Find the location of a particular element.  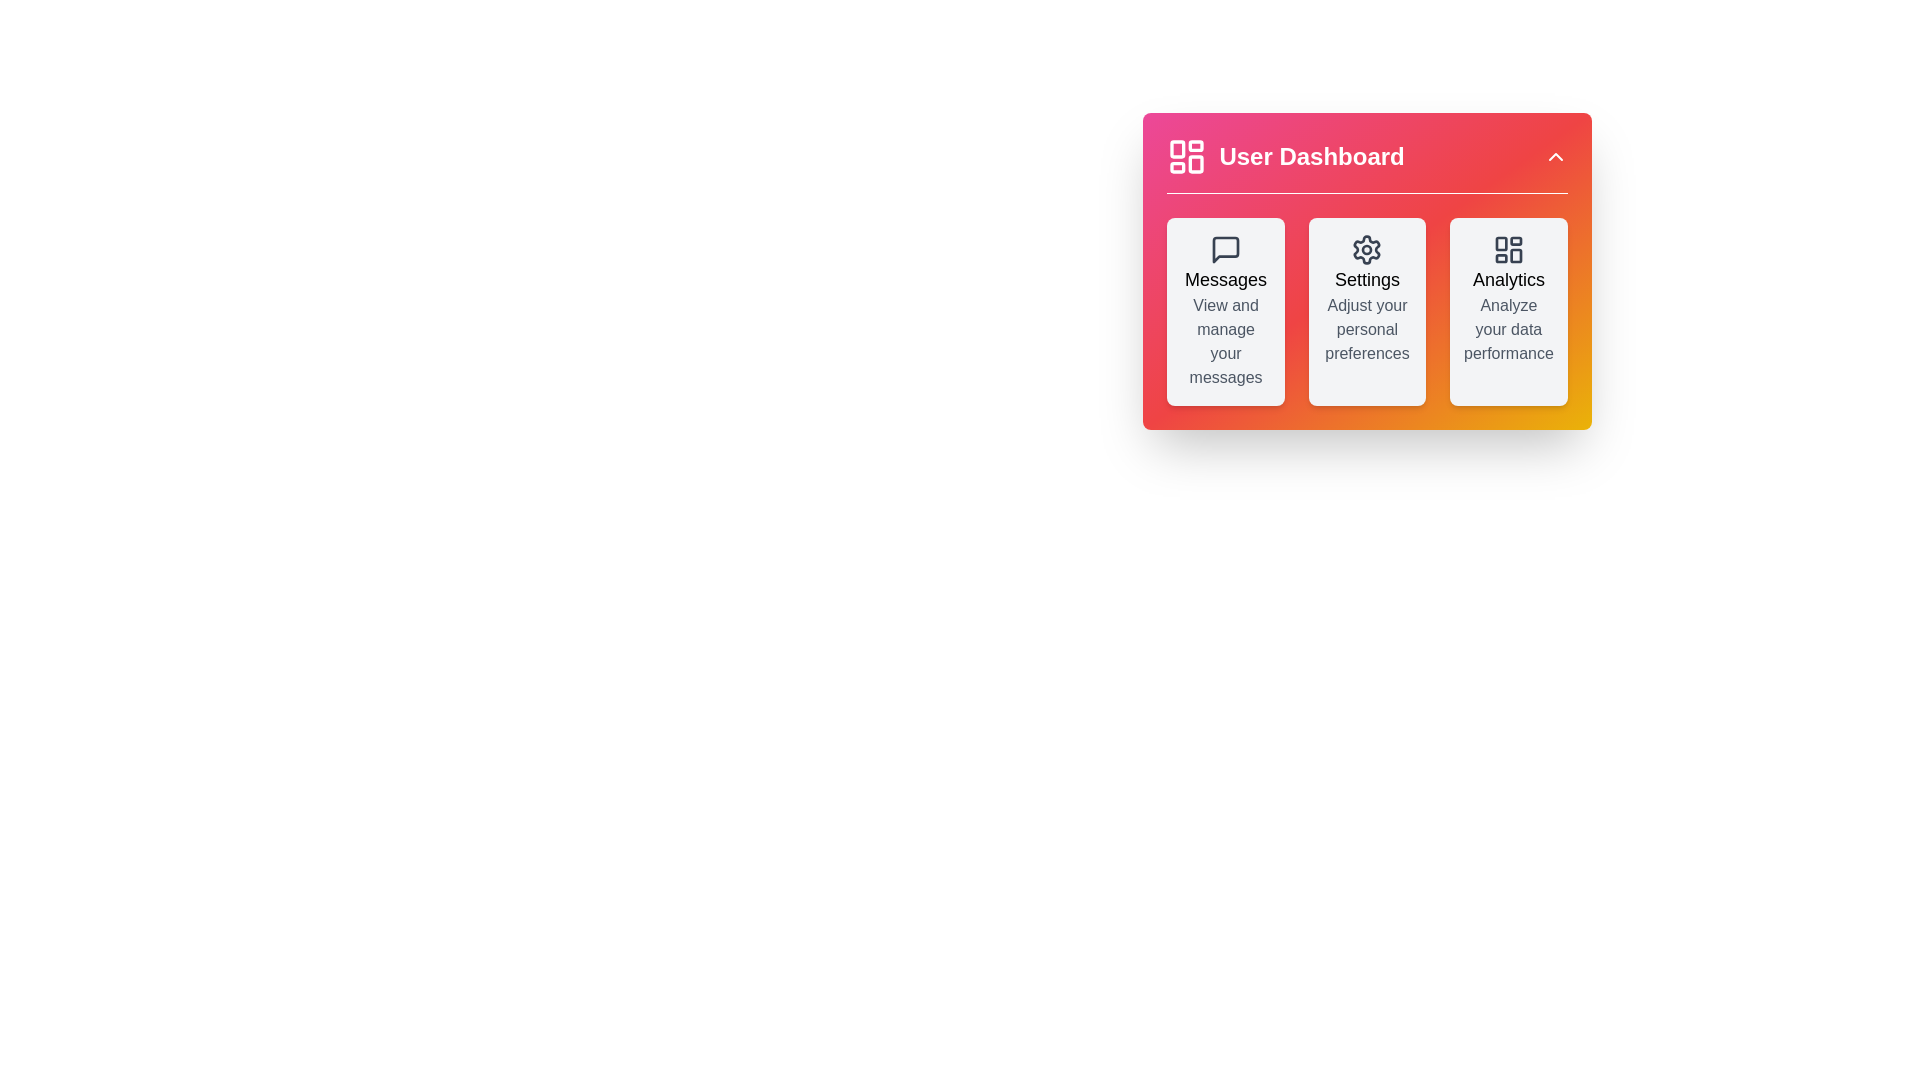

the upward-pointing triangle SVG icon located at the top-right corner of the dashboard header to trigger its hover effects is located at coordinates (1554, 156).